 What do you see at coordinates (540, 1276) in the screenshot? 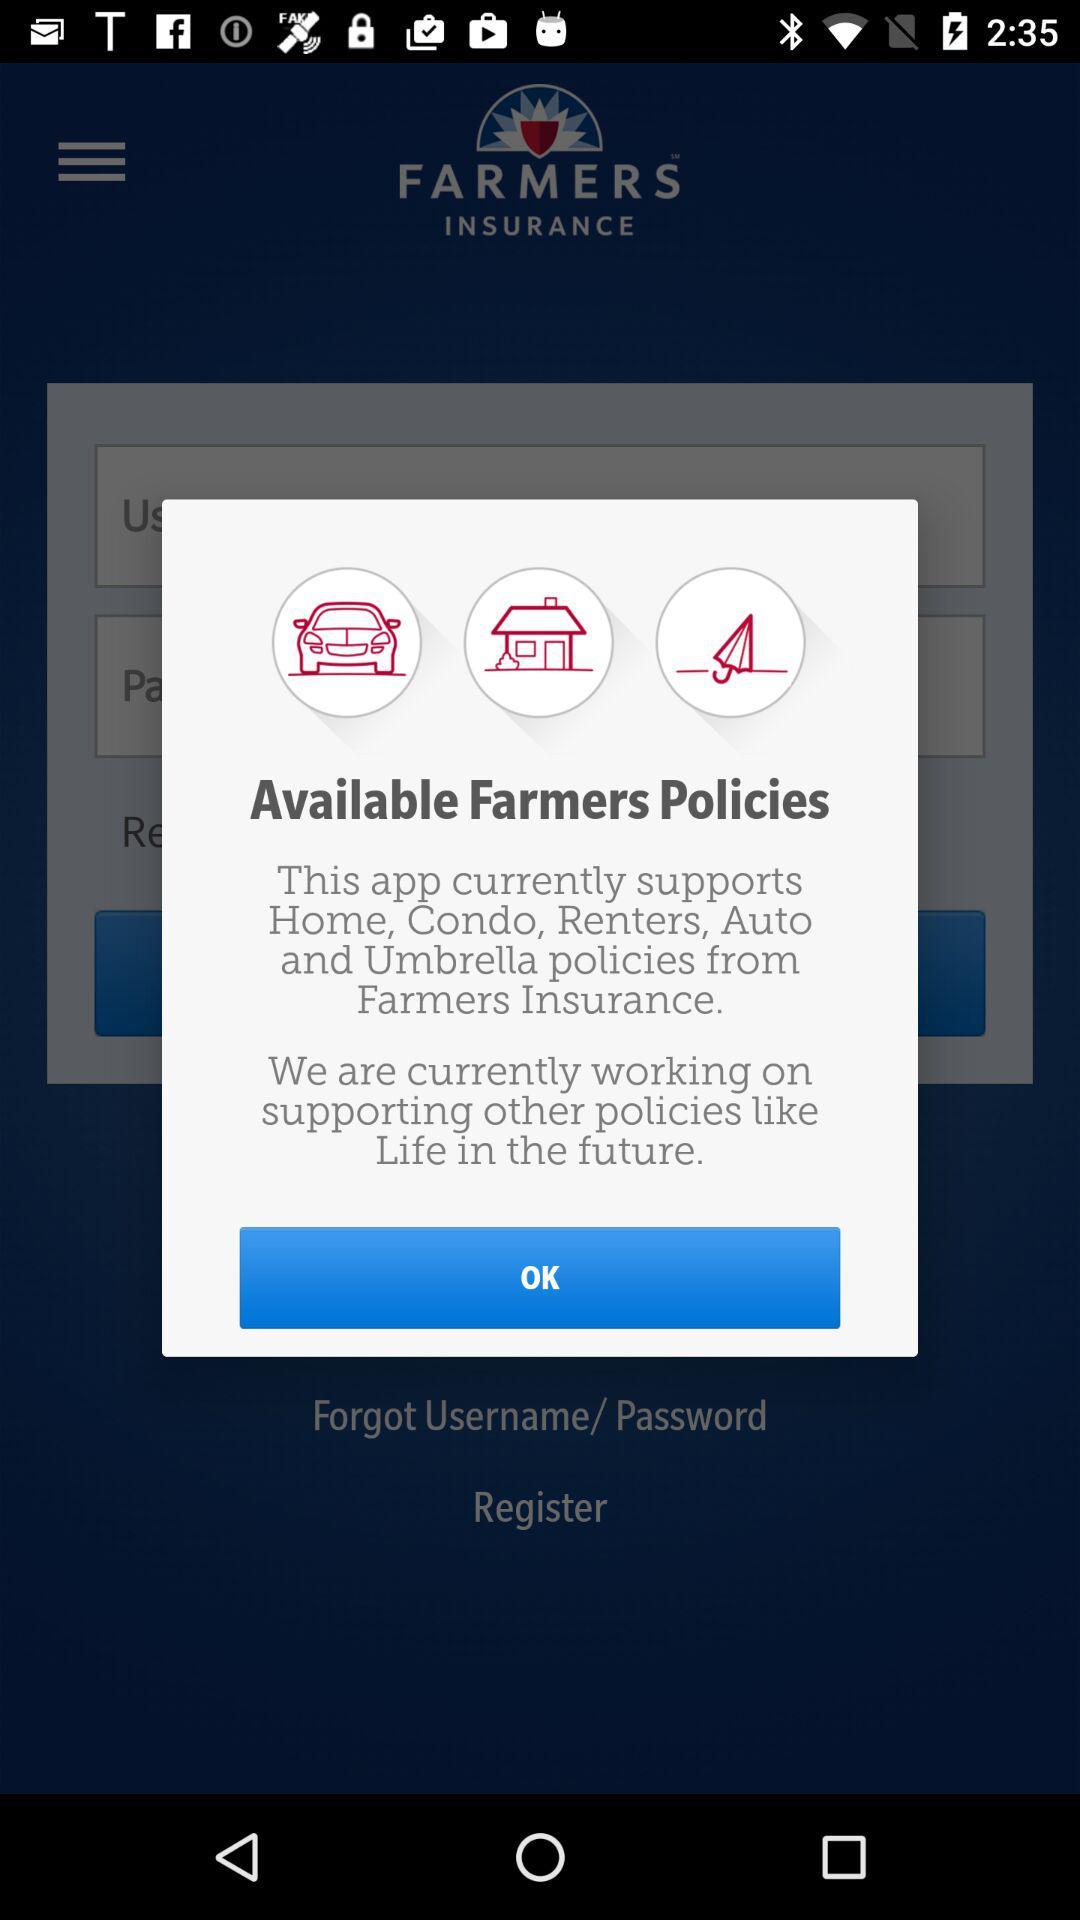
I see `the ok icon` at bounding box center [540, 1276].